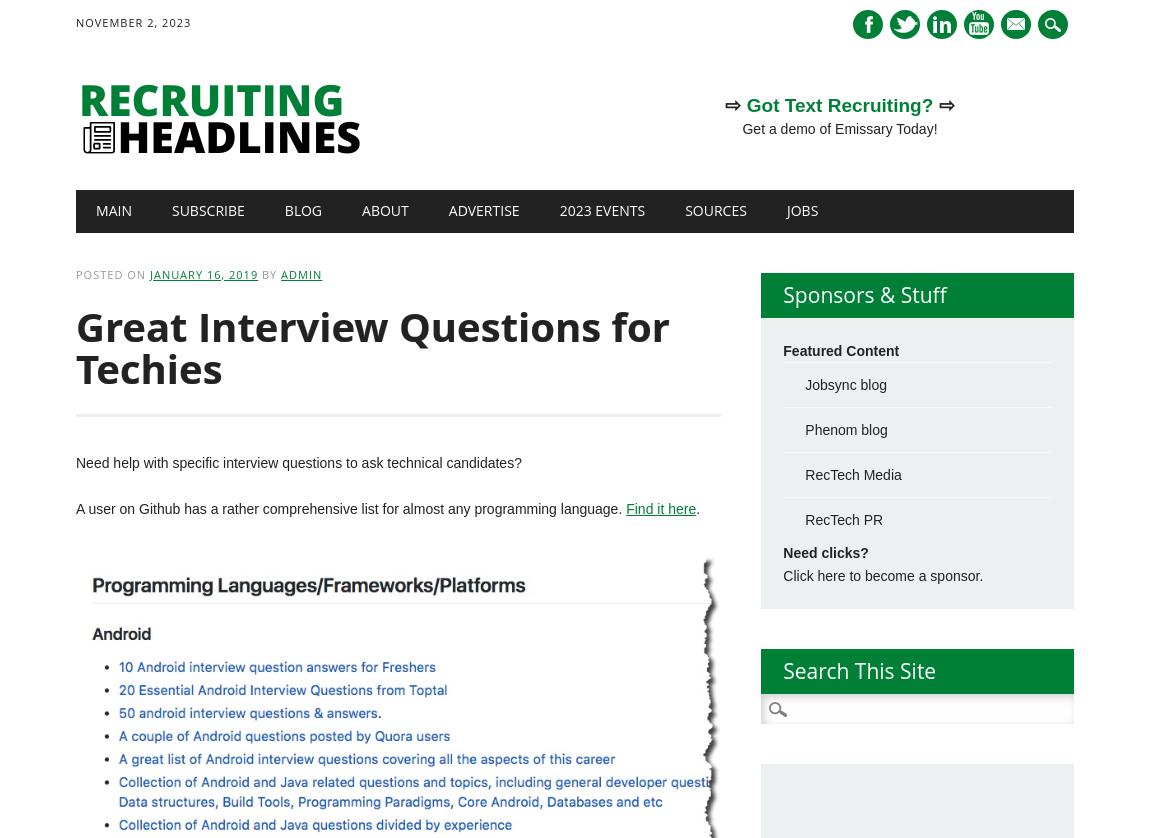 The width and height of the screenshot is (1150, 838). Describe the element at coordinates (782, 552) in the screenshot. I see `'Need clicks?'` at that location.